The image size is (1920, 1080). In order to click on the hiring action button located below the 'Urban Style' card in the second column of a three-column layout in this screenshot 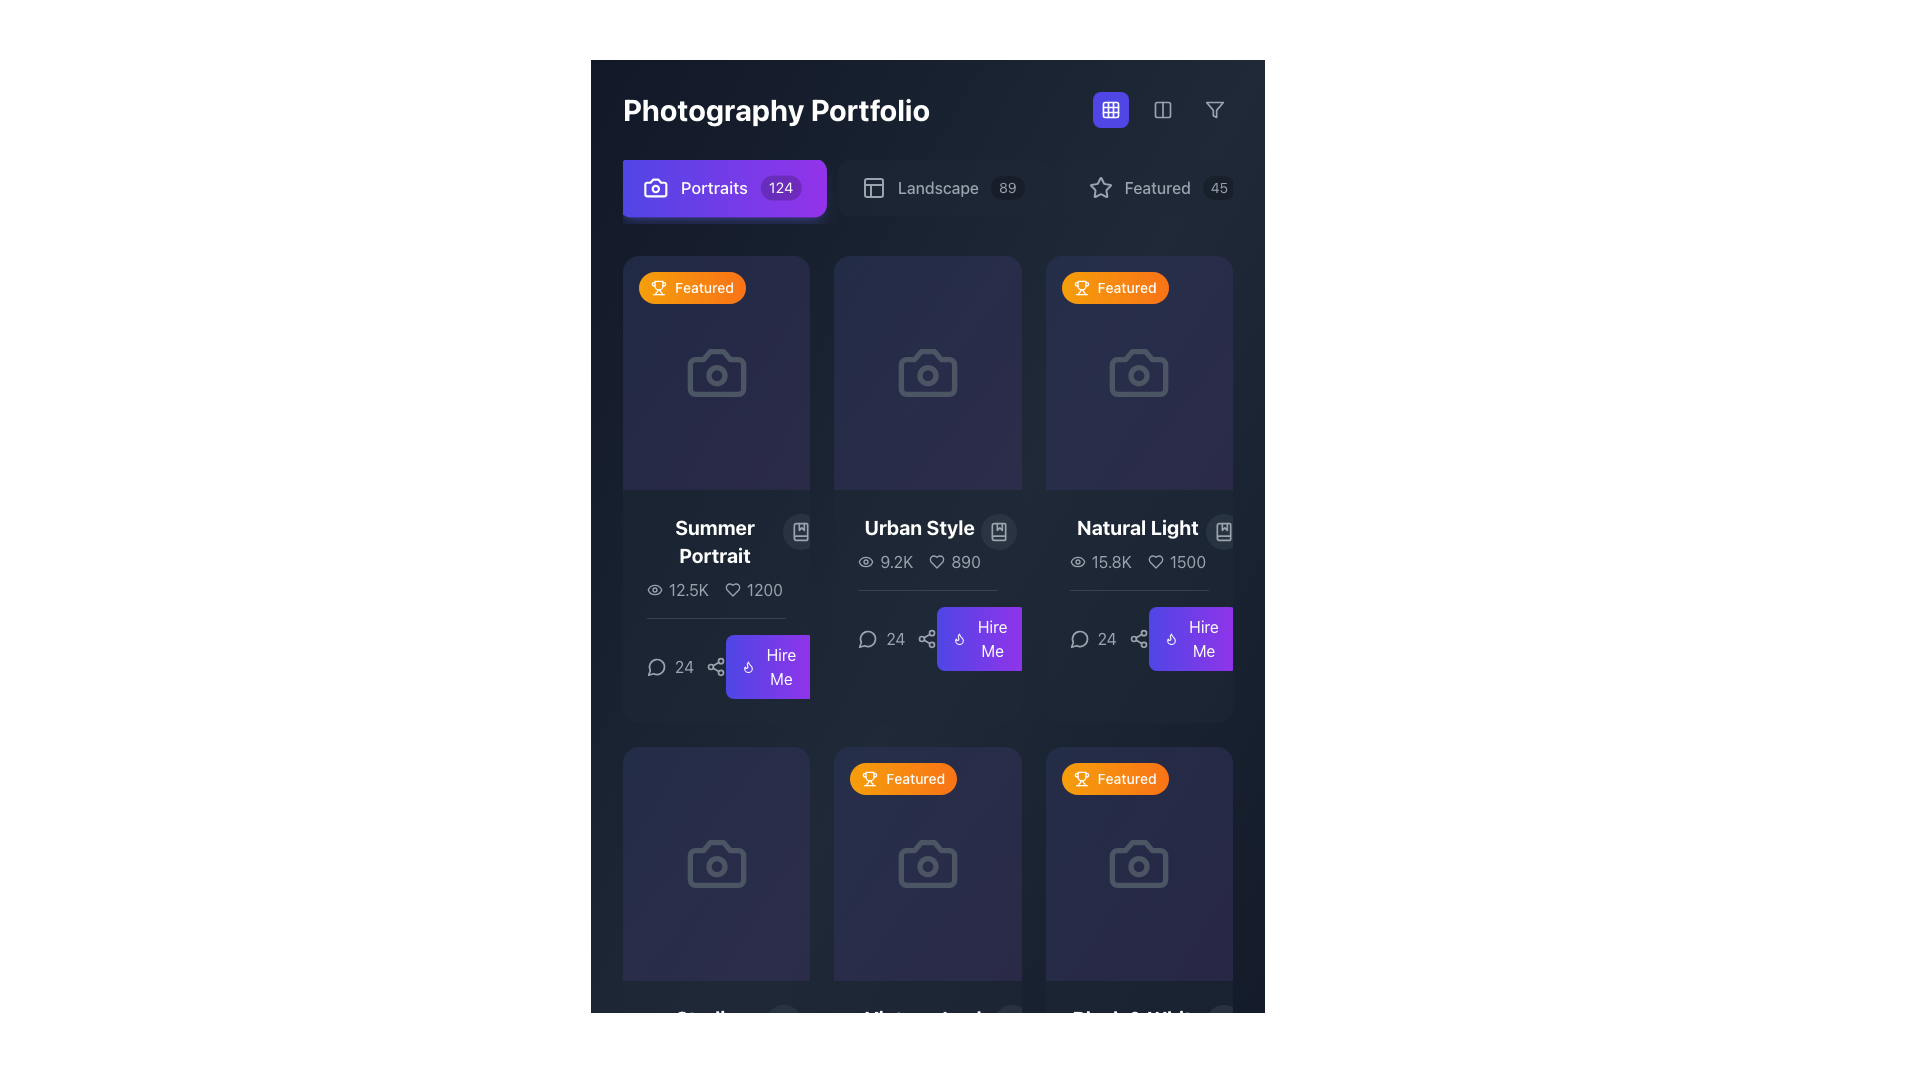, I will do `click(769, 667)`.